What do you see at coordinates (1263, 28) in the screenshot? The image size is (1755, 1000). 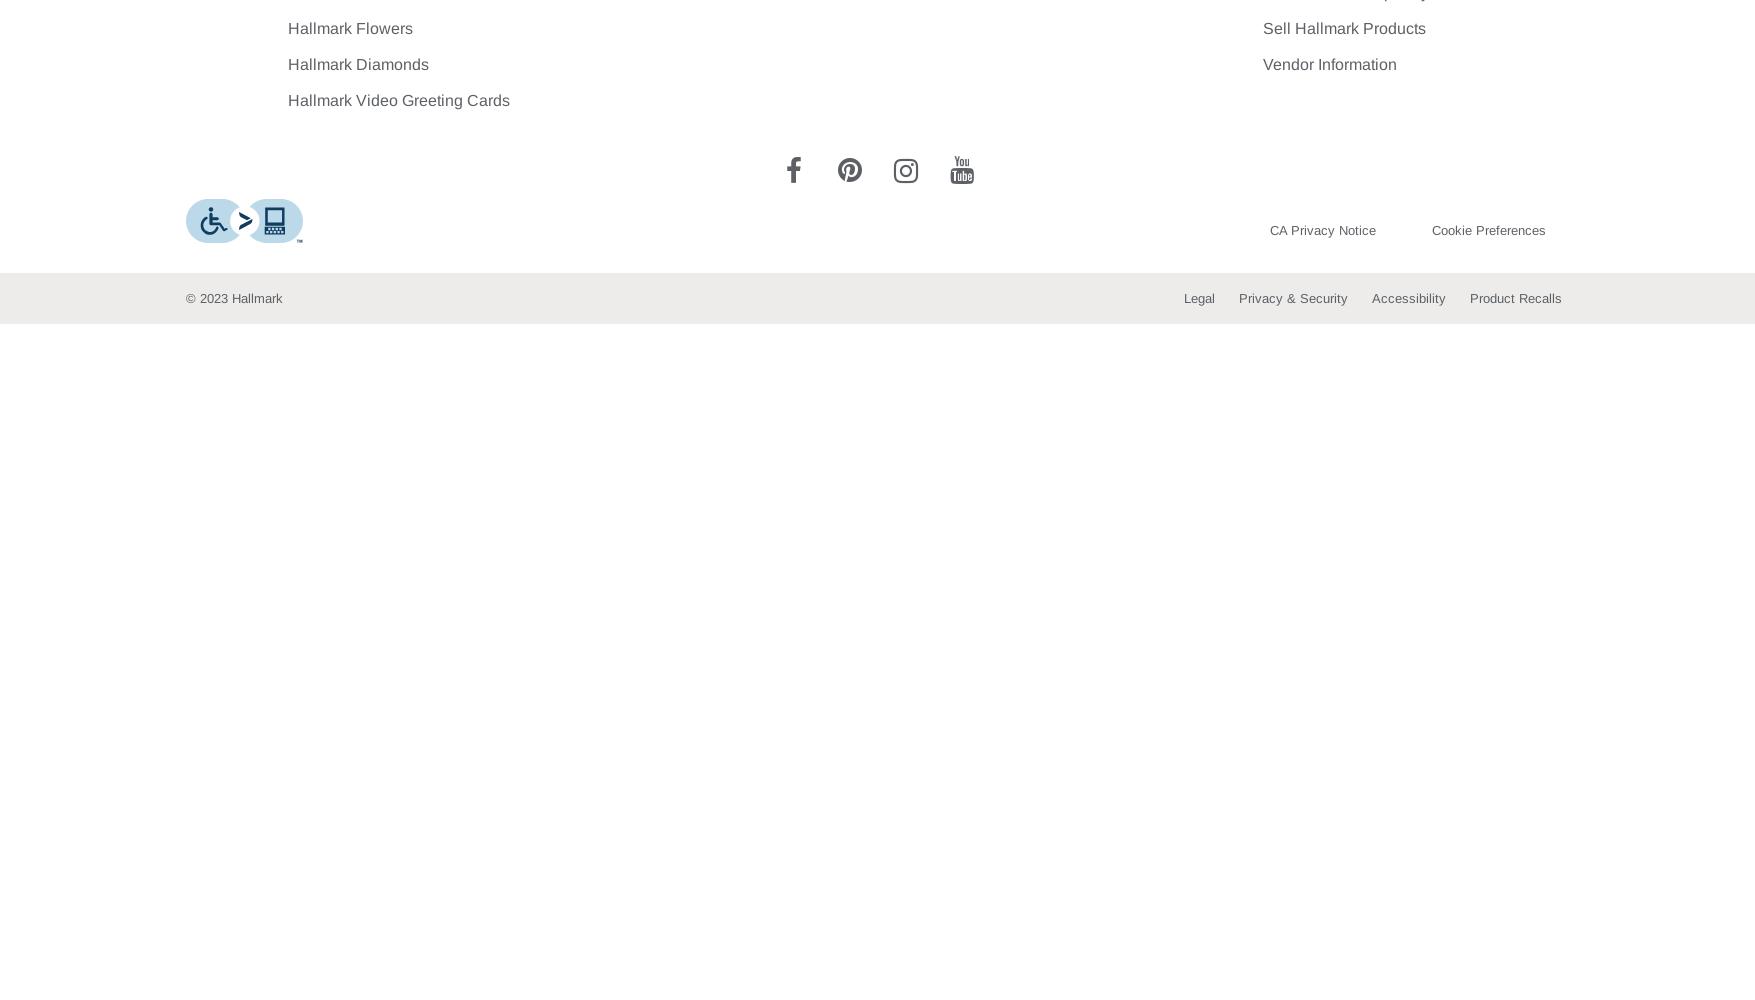 I see `'Sell Hallmark Products'` at bounding box center [1263, 28].